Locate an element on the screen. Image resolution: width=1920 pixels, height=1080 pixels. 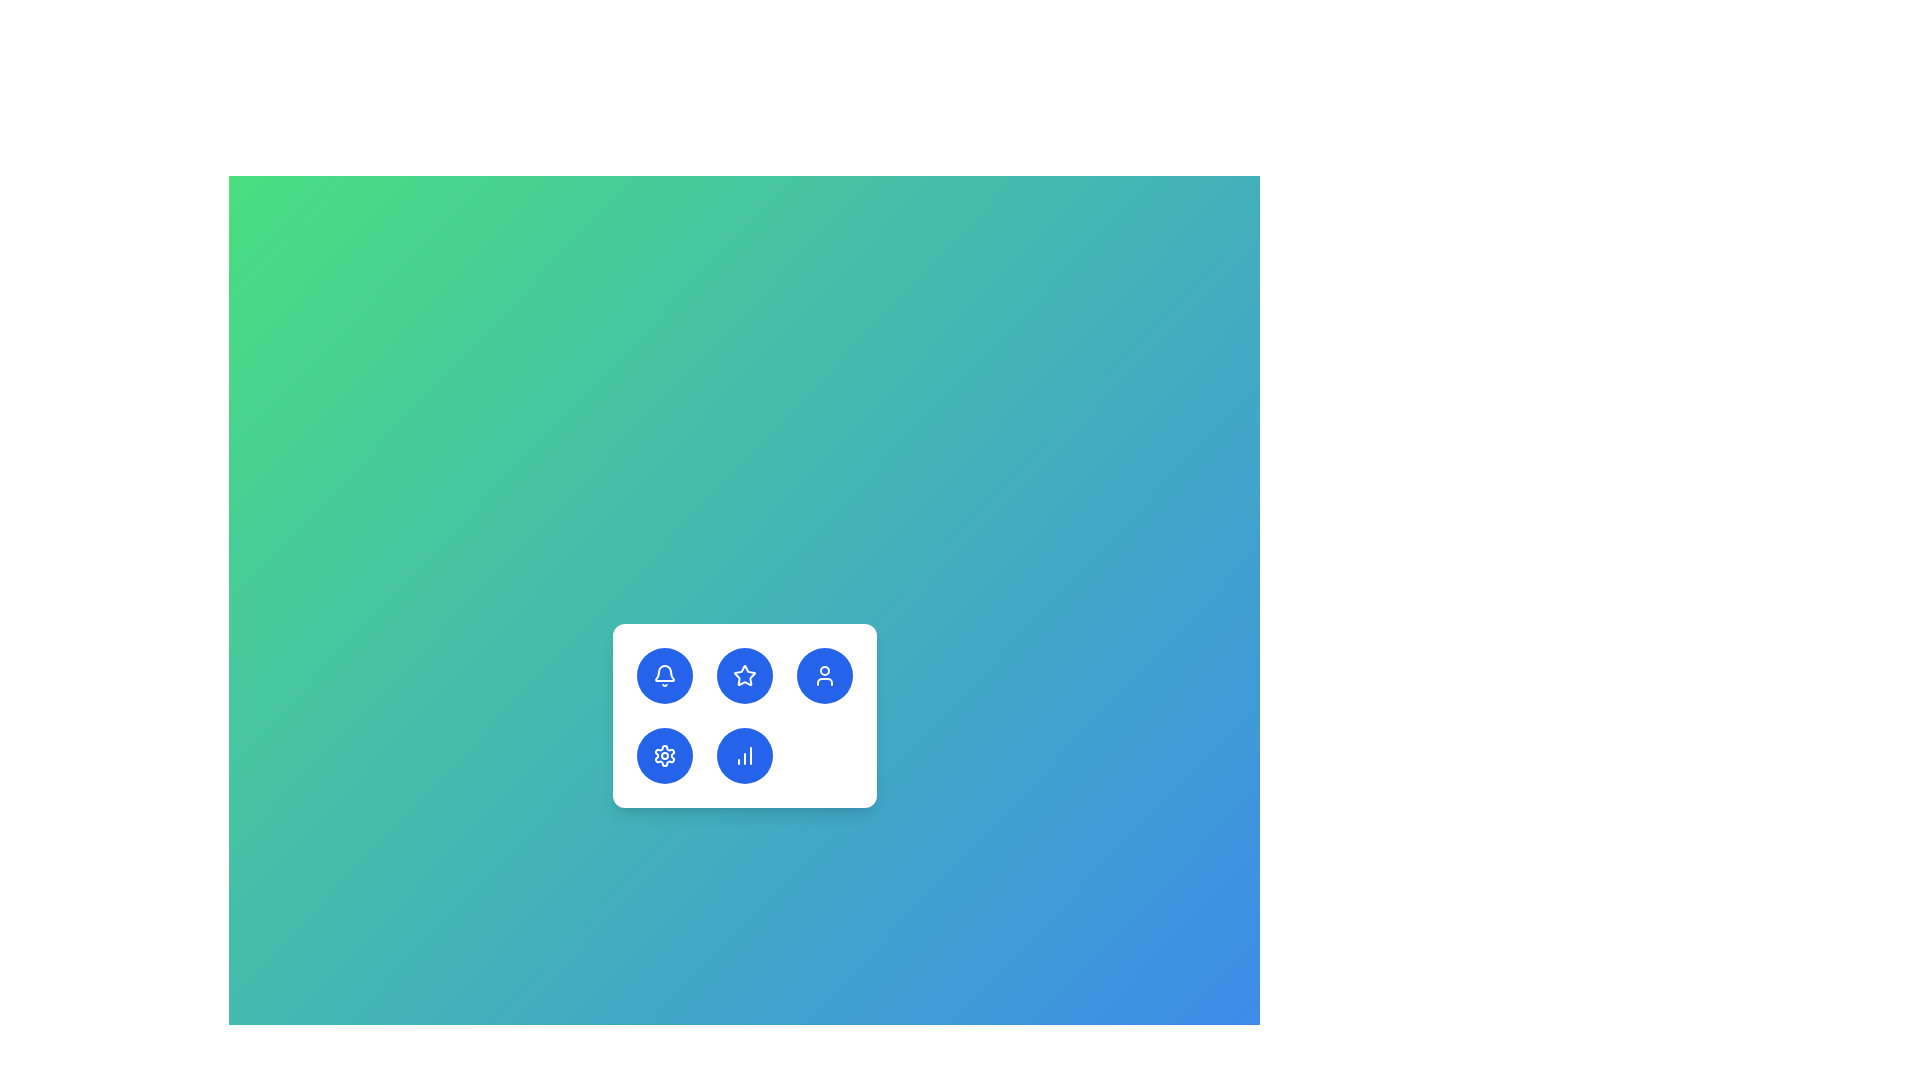
the middle gear-shaped icon in the bottom row of the settings icons is located at coordinates (664, 756).